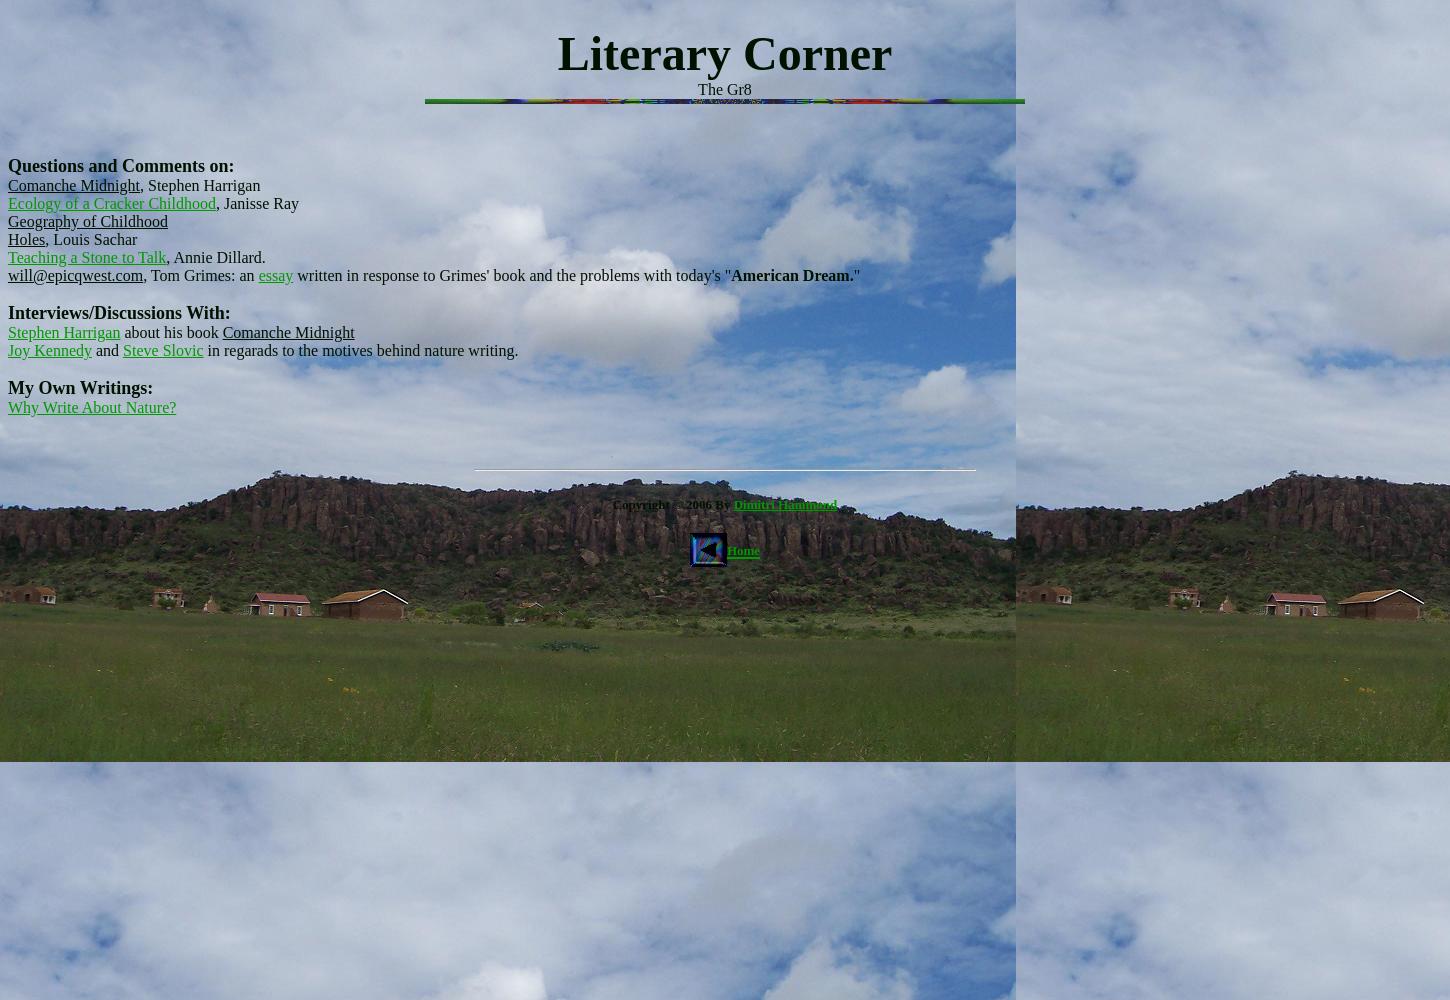 The height and width of the screenshot is (1000, 1450). I want to click on 'Ecology of a Cracker Childhood', so click(111, 202).